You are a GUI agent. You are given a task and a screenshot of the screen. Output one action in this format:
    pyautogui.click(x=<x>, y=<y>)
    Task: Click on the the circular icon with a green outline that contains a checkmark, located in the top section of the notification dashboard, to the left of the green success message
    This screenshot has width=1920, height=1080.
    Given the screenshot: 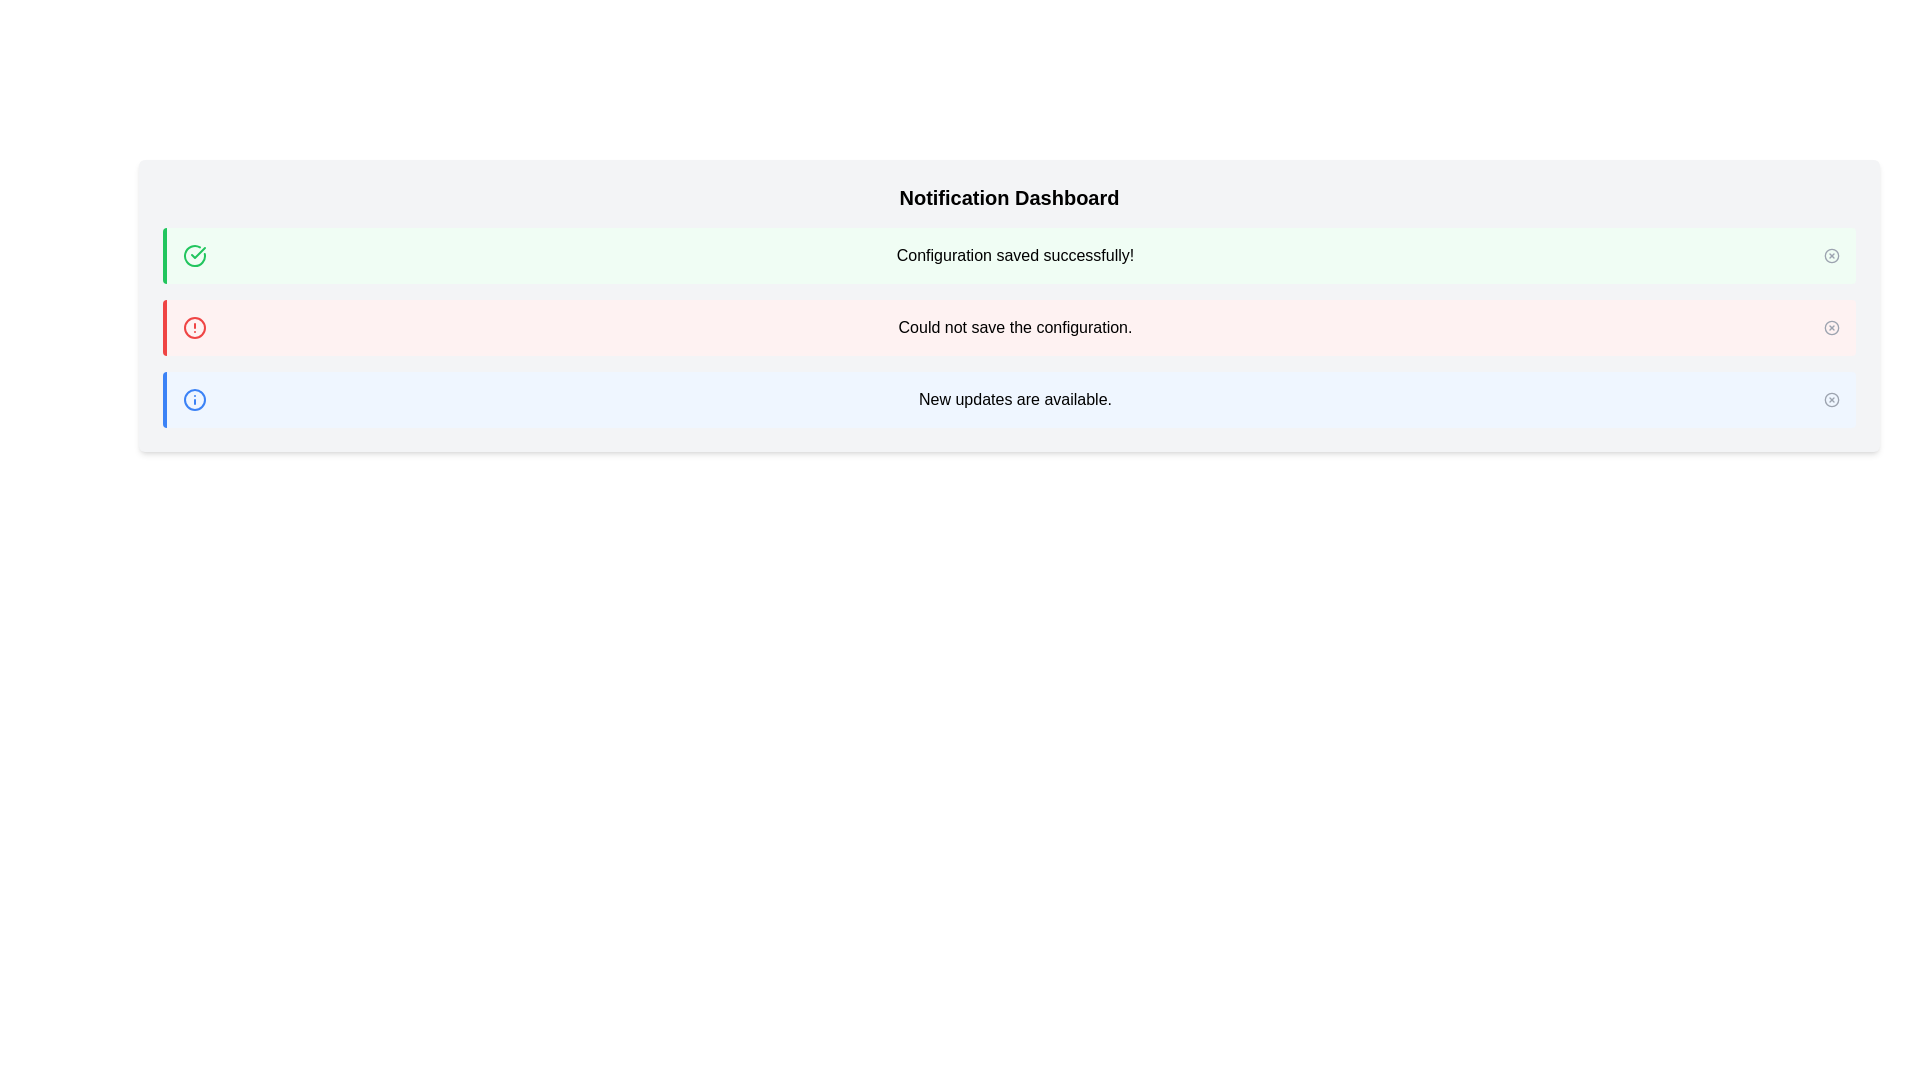 What is the action you would take?
    pyautogui.click(x=195, y=254)
    